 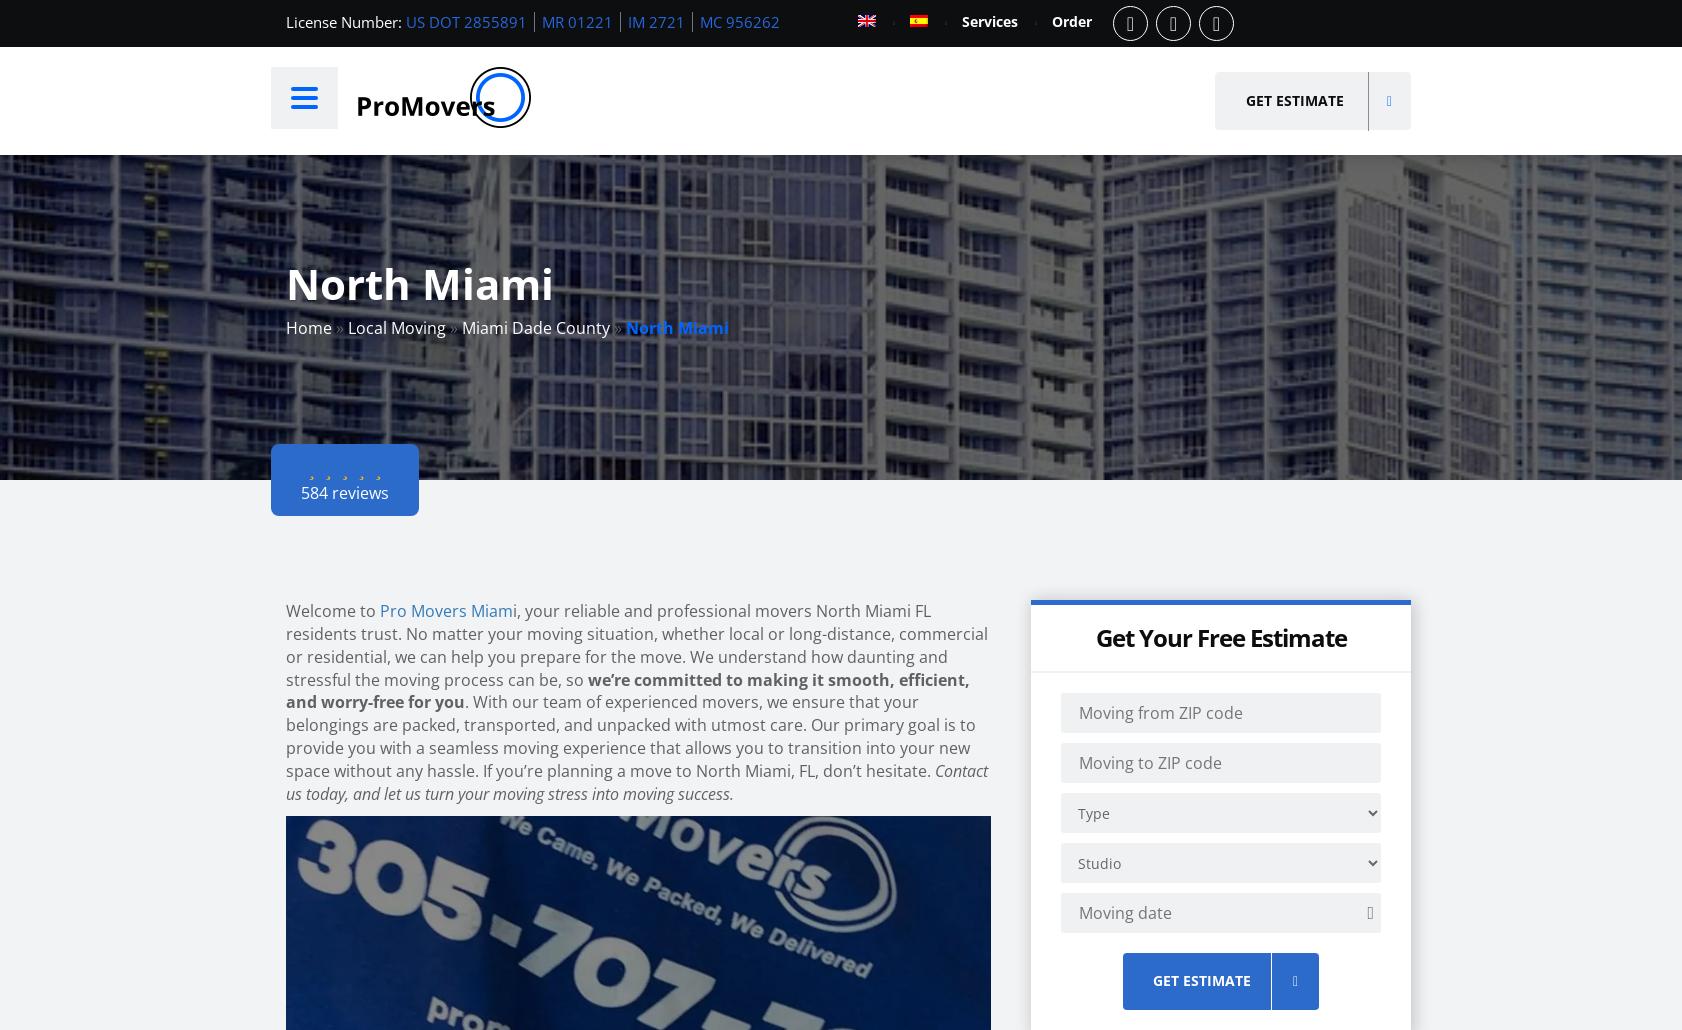 What do you see at coordinates (630, 736) in the screenshot?
I see `'. With our team of experienced movers, we ensure that your belongings are packed, transported, and unpacked with utmost care. Our primary goal is to provide you with a seamless moving experience that allows you to transition into your new space without any hassle. If you’re planning a move to North Miami, FL, don’t hesitate.'` at bounding box center [630, 736].